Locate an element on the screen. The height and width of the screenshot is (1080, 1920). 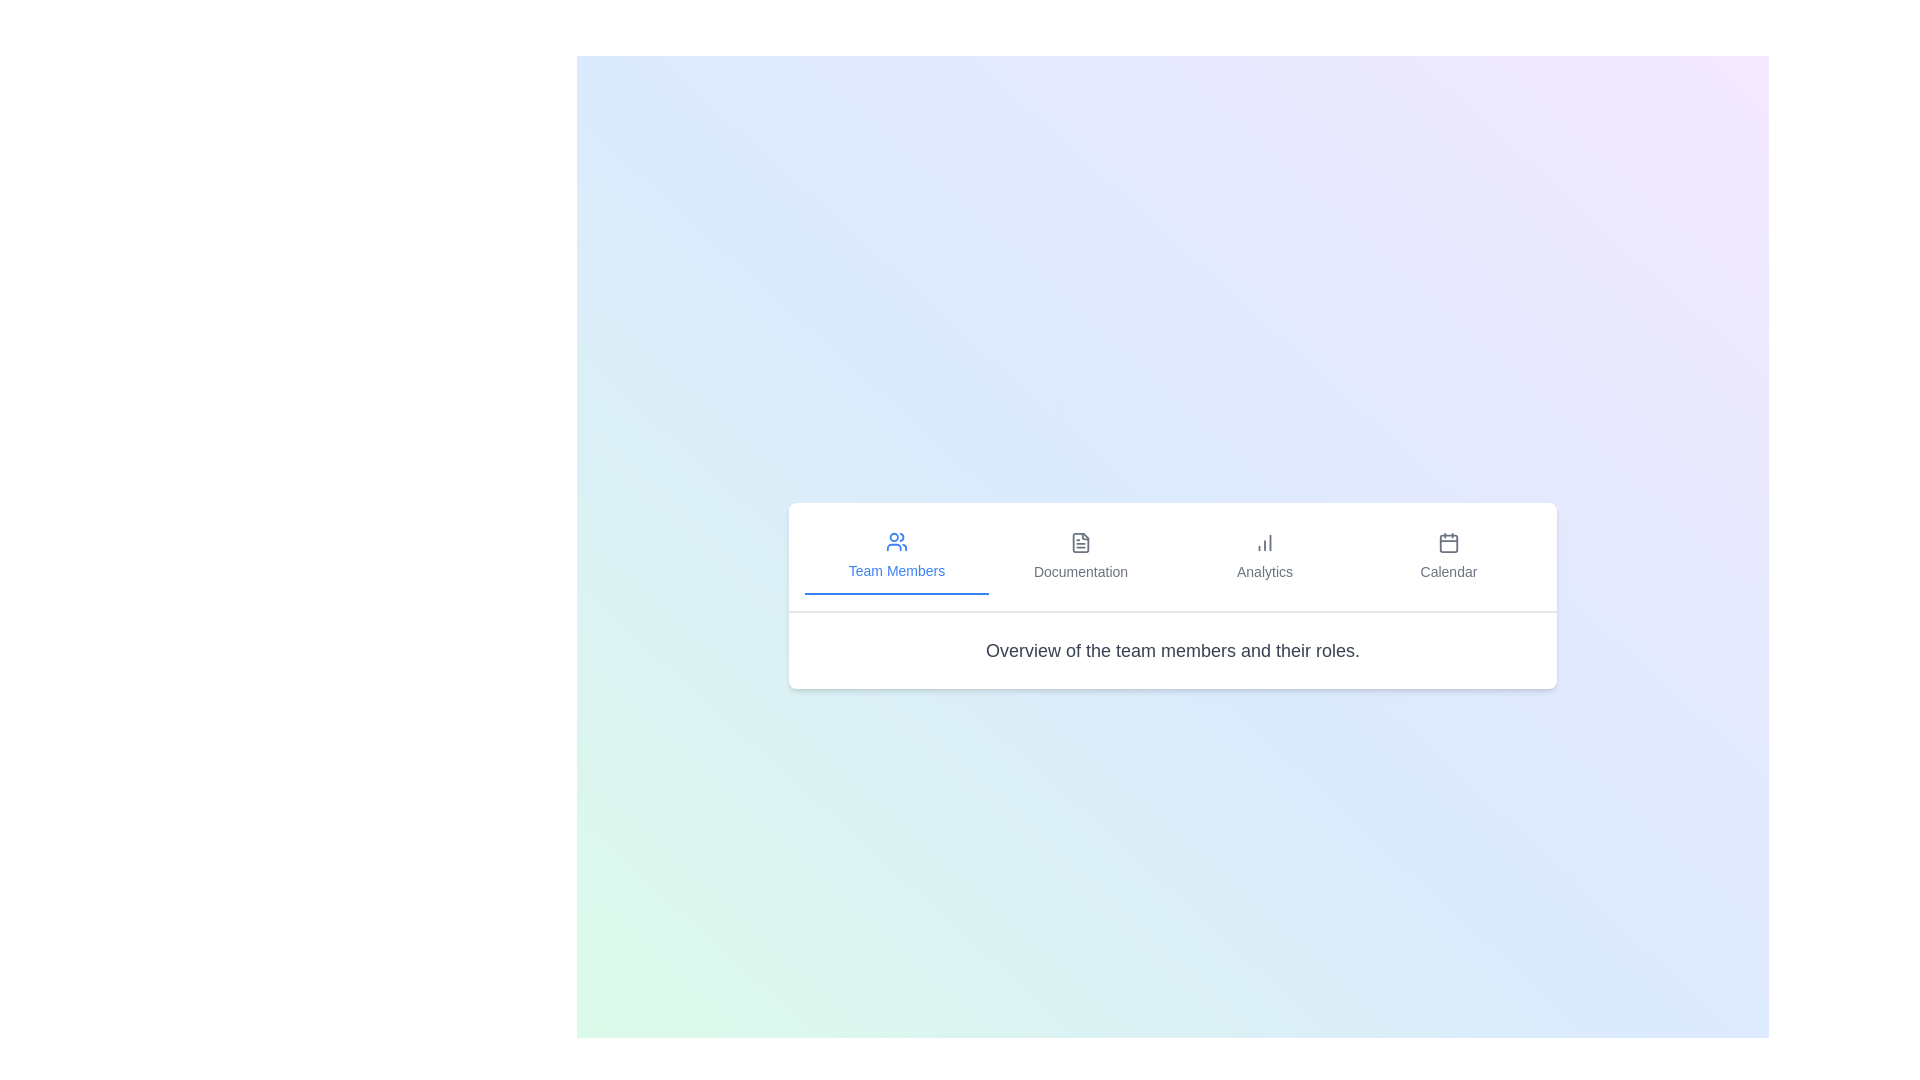
the Analytics tab to view its content is located at coordinates (1264, 556).